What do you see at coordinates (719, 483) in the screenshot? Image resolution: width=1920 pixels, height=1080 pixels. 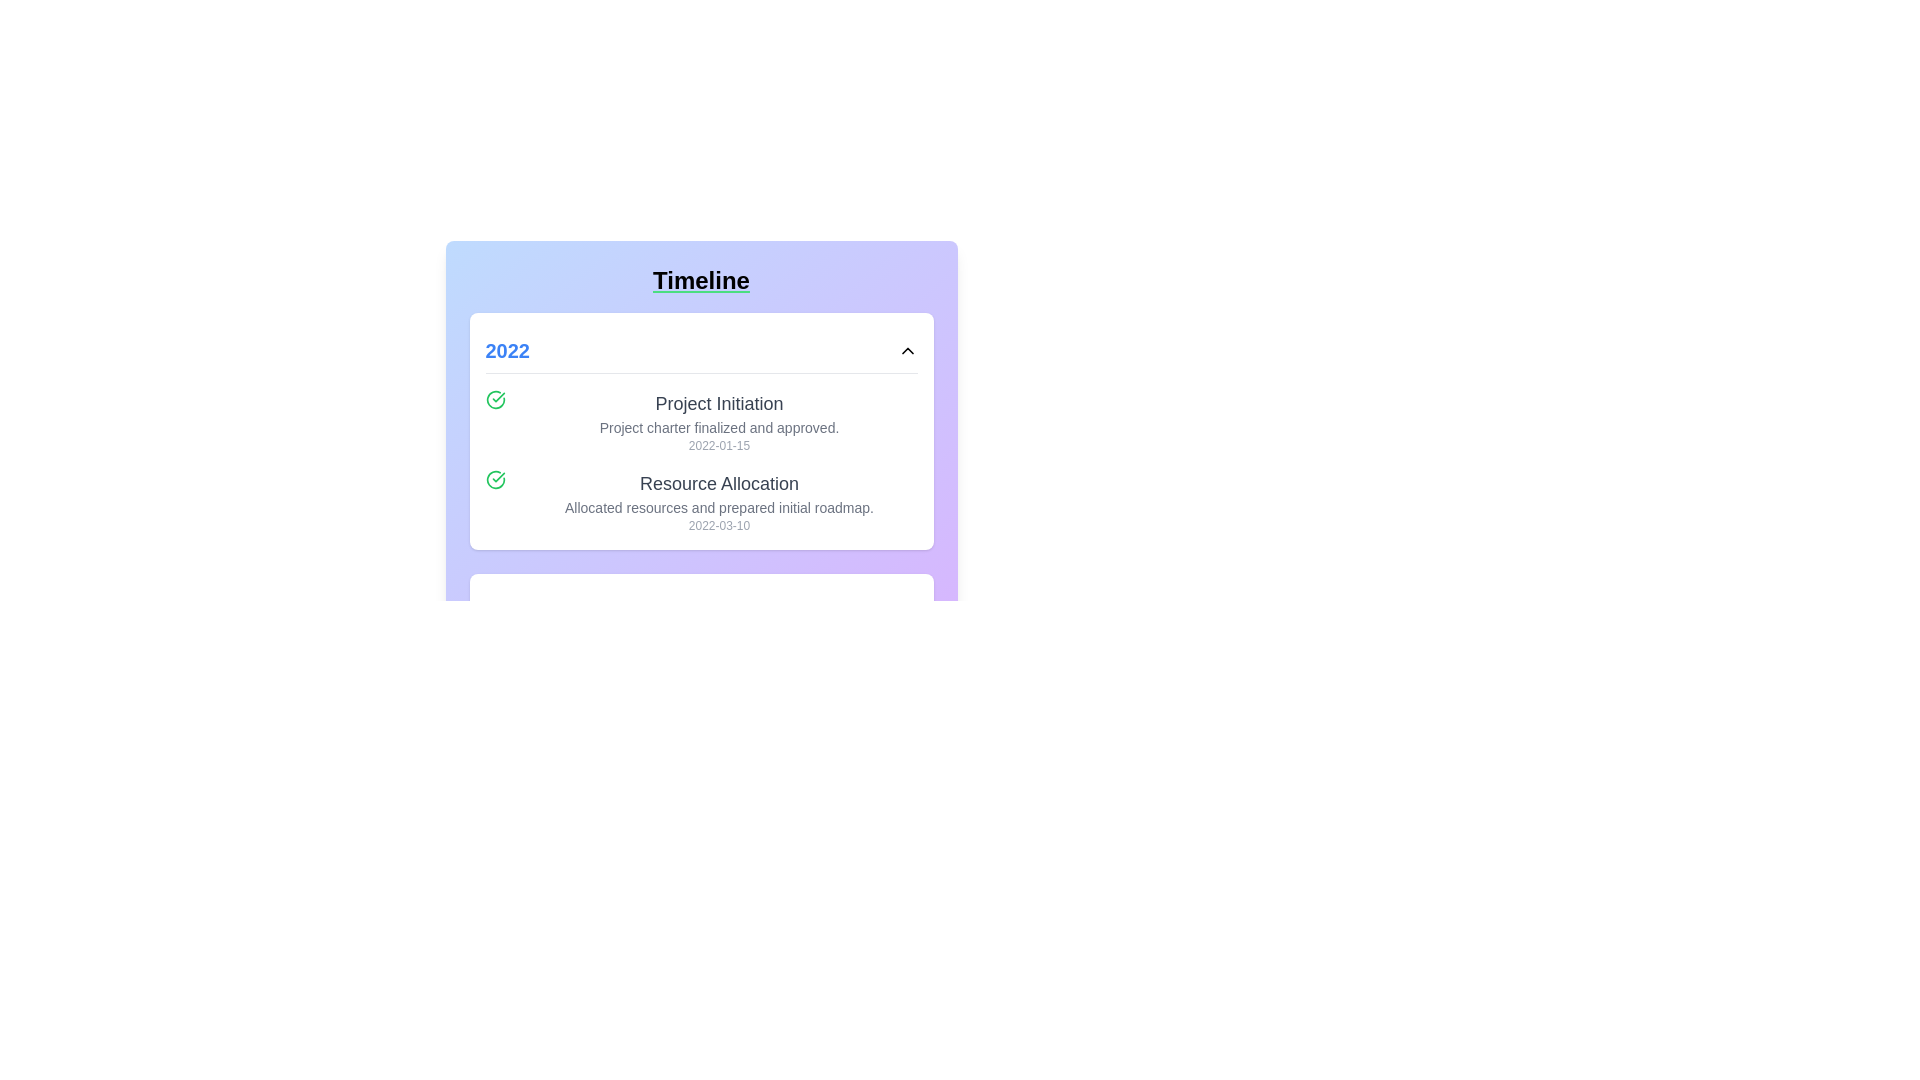 I see `the text label displaying 'Resource Allocation', which is the title of a timeline event located just below 'Project Initiation' and centered horizontally in the timeline card` at bounding box center [719, 483].